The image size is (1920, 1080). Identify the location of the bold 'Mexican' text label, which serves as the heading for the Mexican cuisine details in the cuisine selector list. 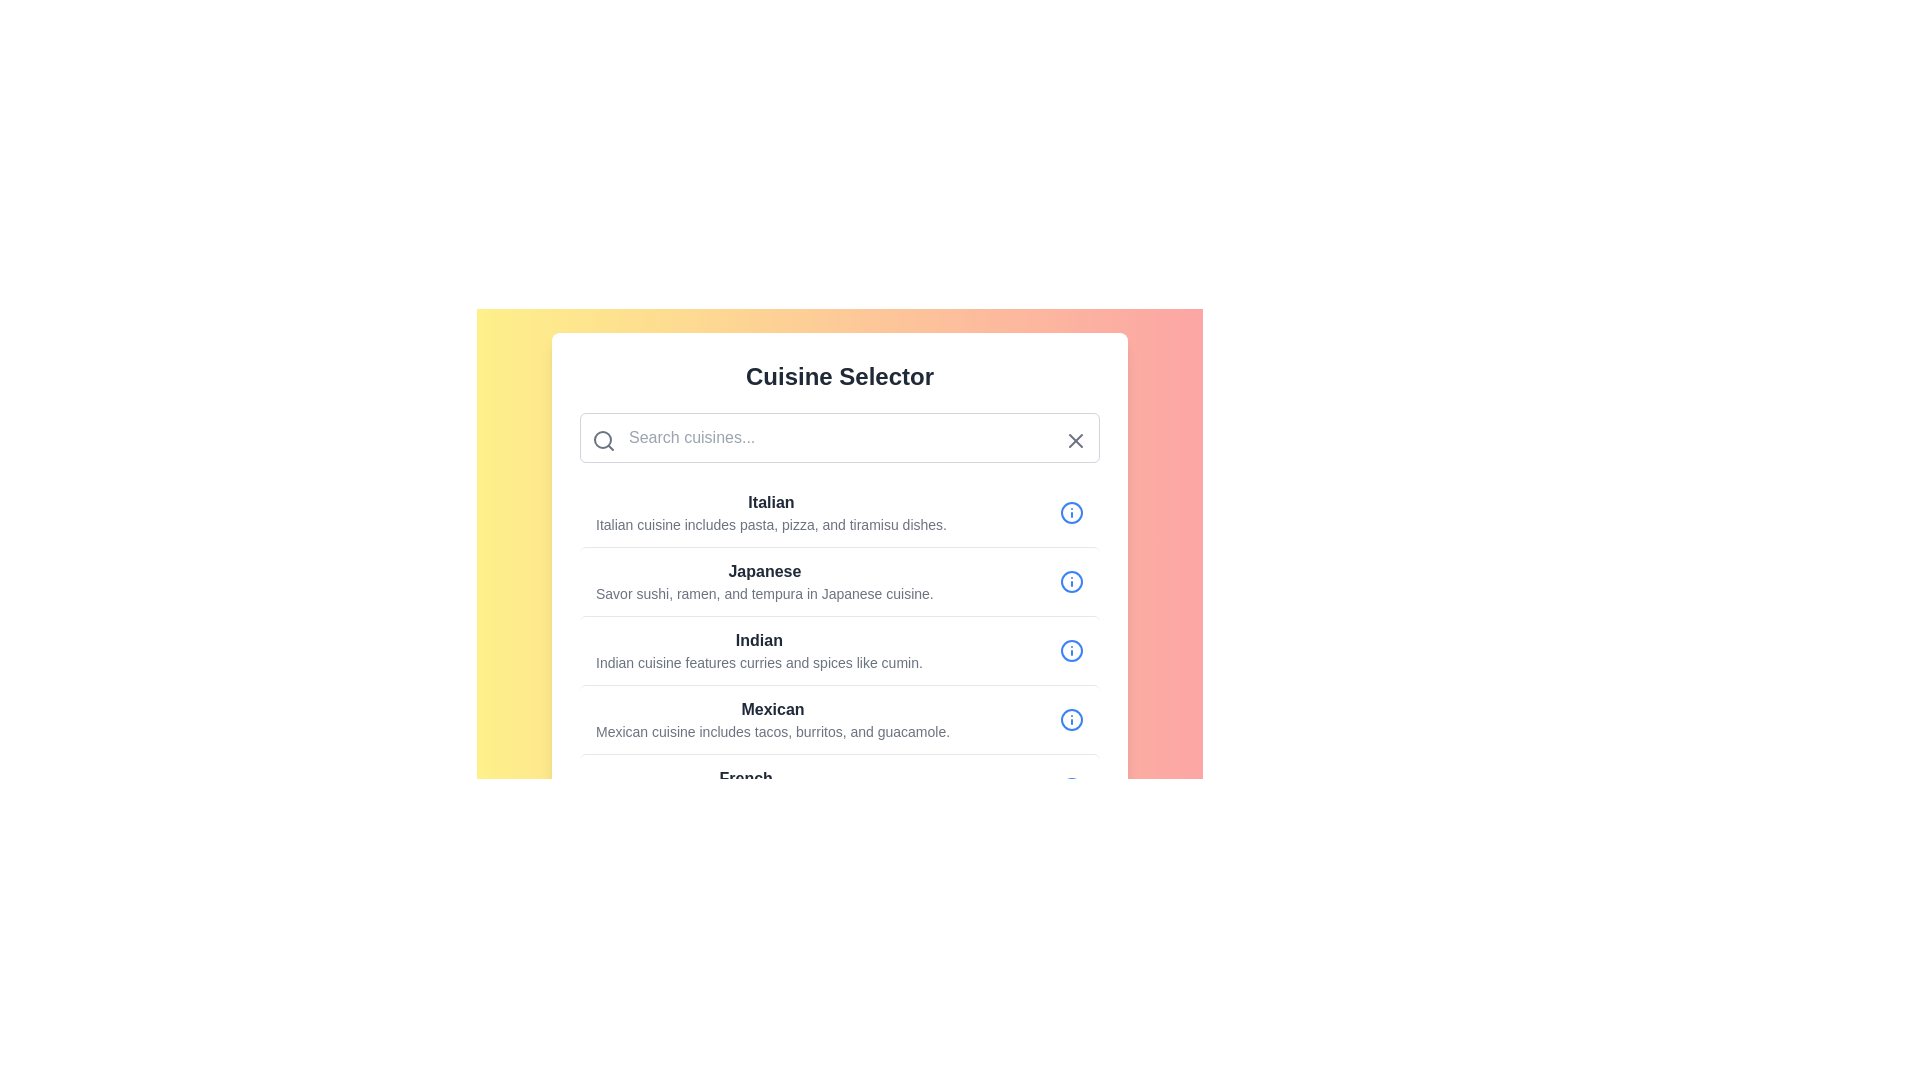
(771, 708).